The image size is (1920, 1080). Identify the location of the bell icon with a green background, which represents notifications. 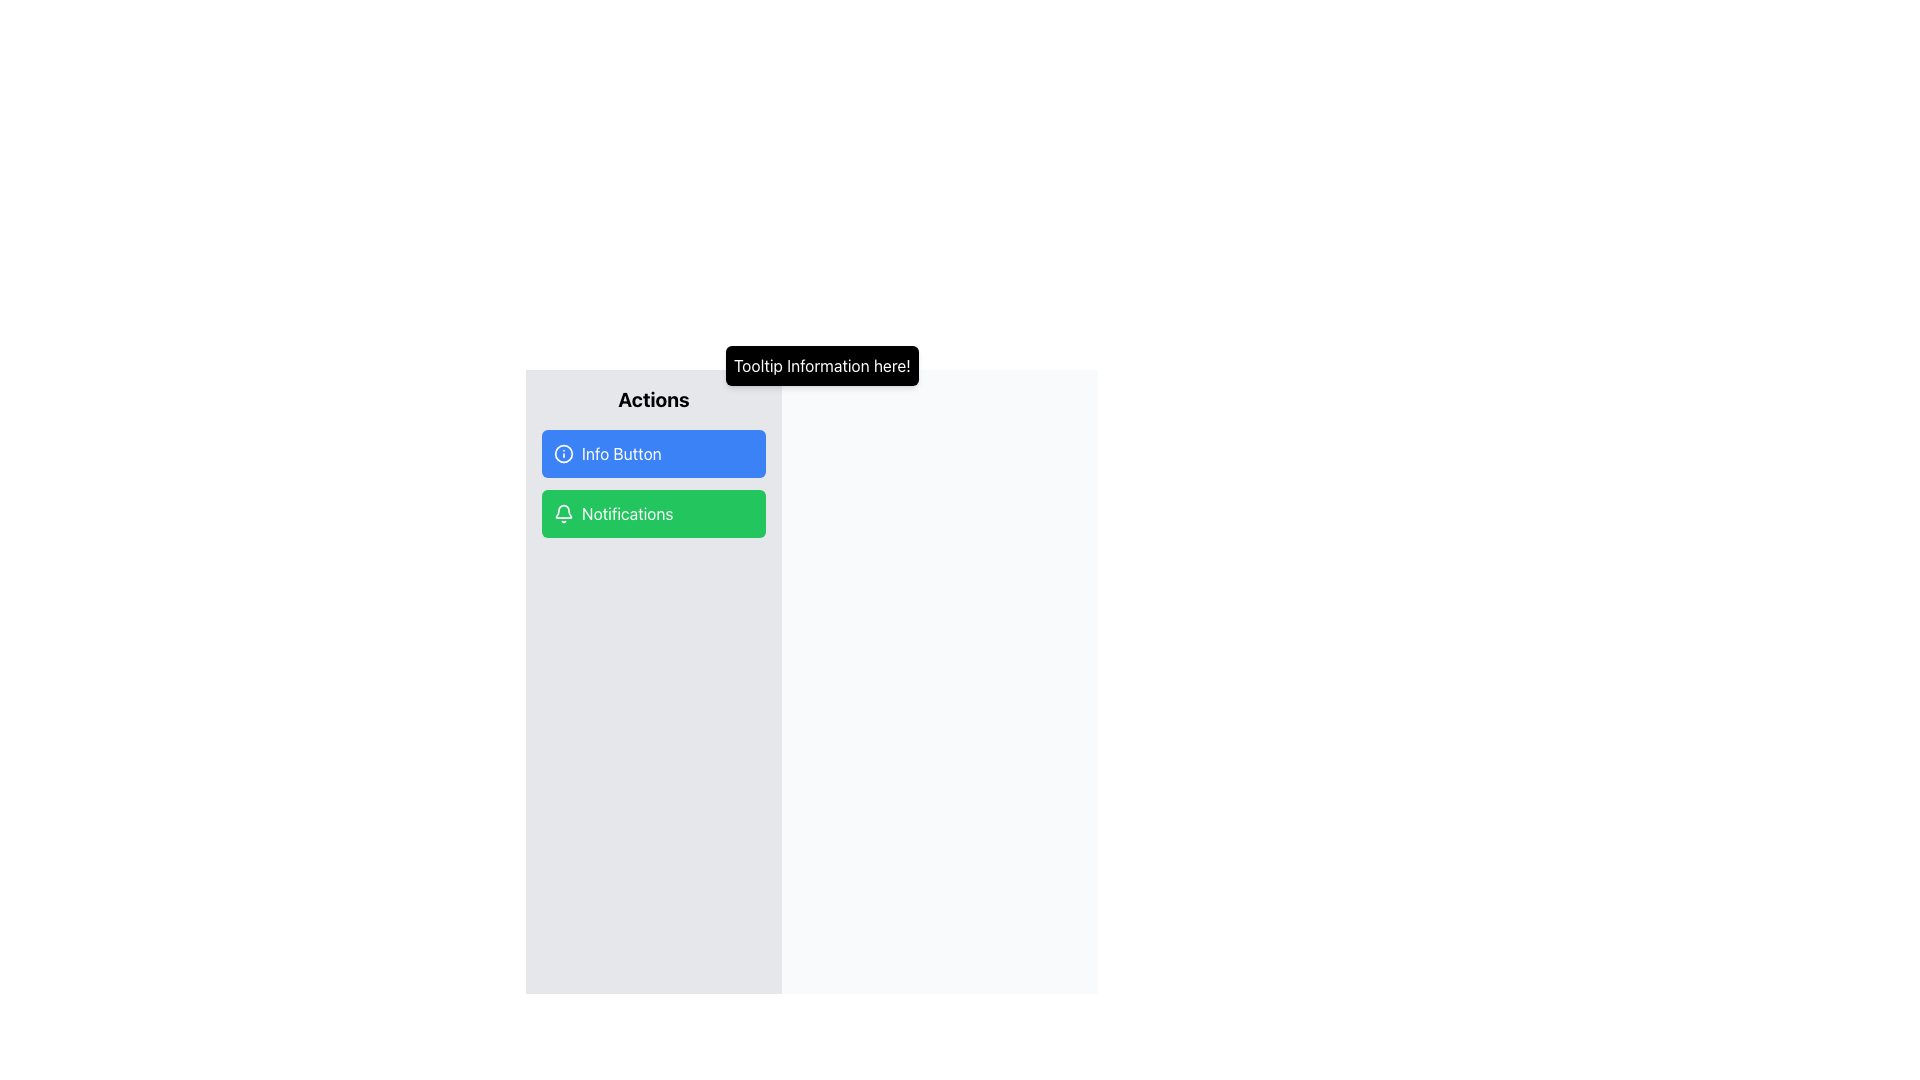
(563, 512).